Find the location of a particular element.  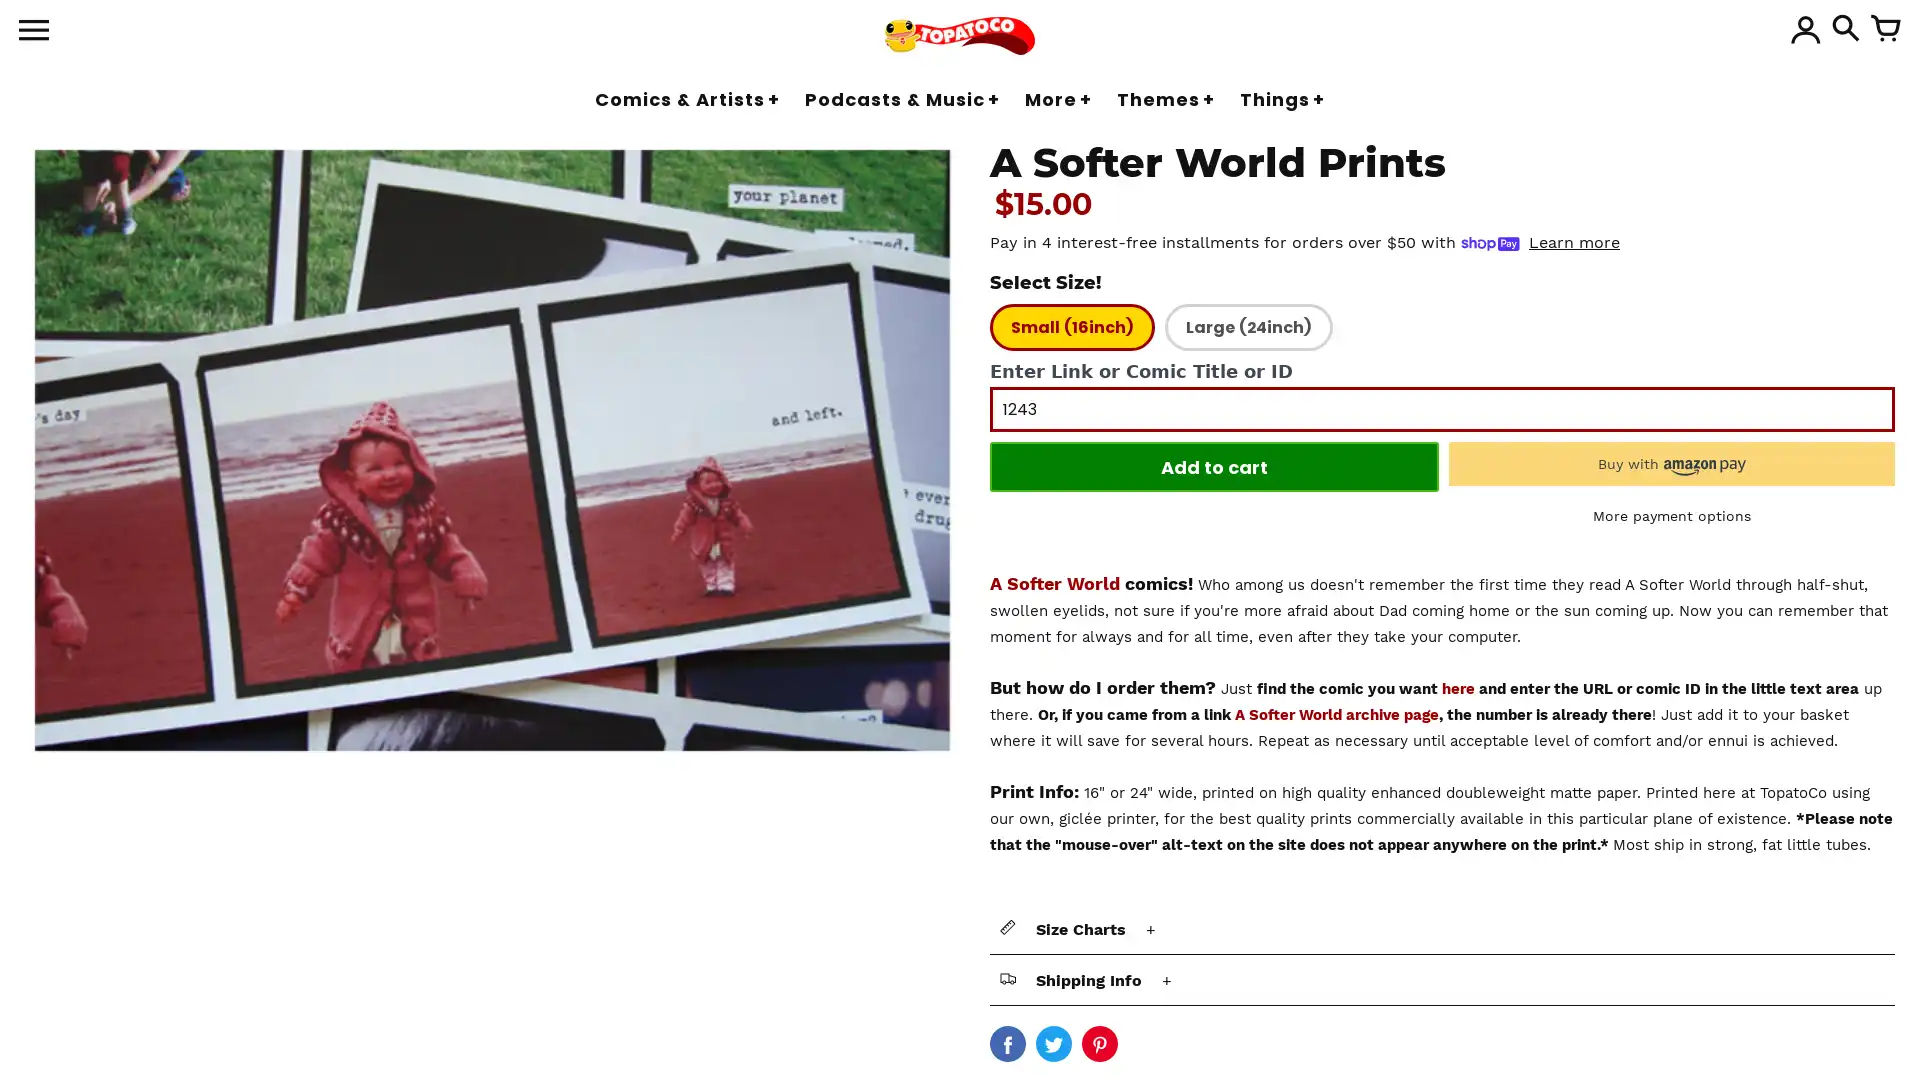

More payment options is located at coordinates (1671, 515).